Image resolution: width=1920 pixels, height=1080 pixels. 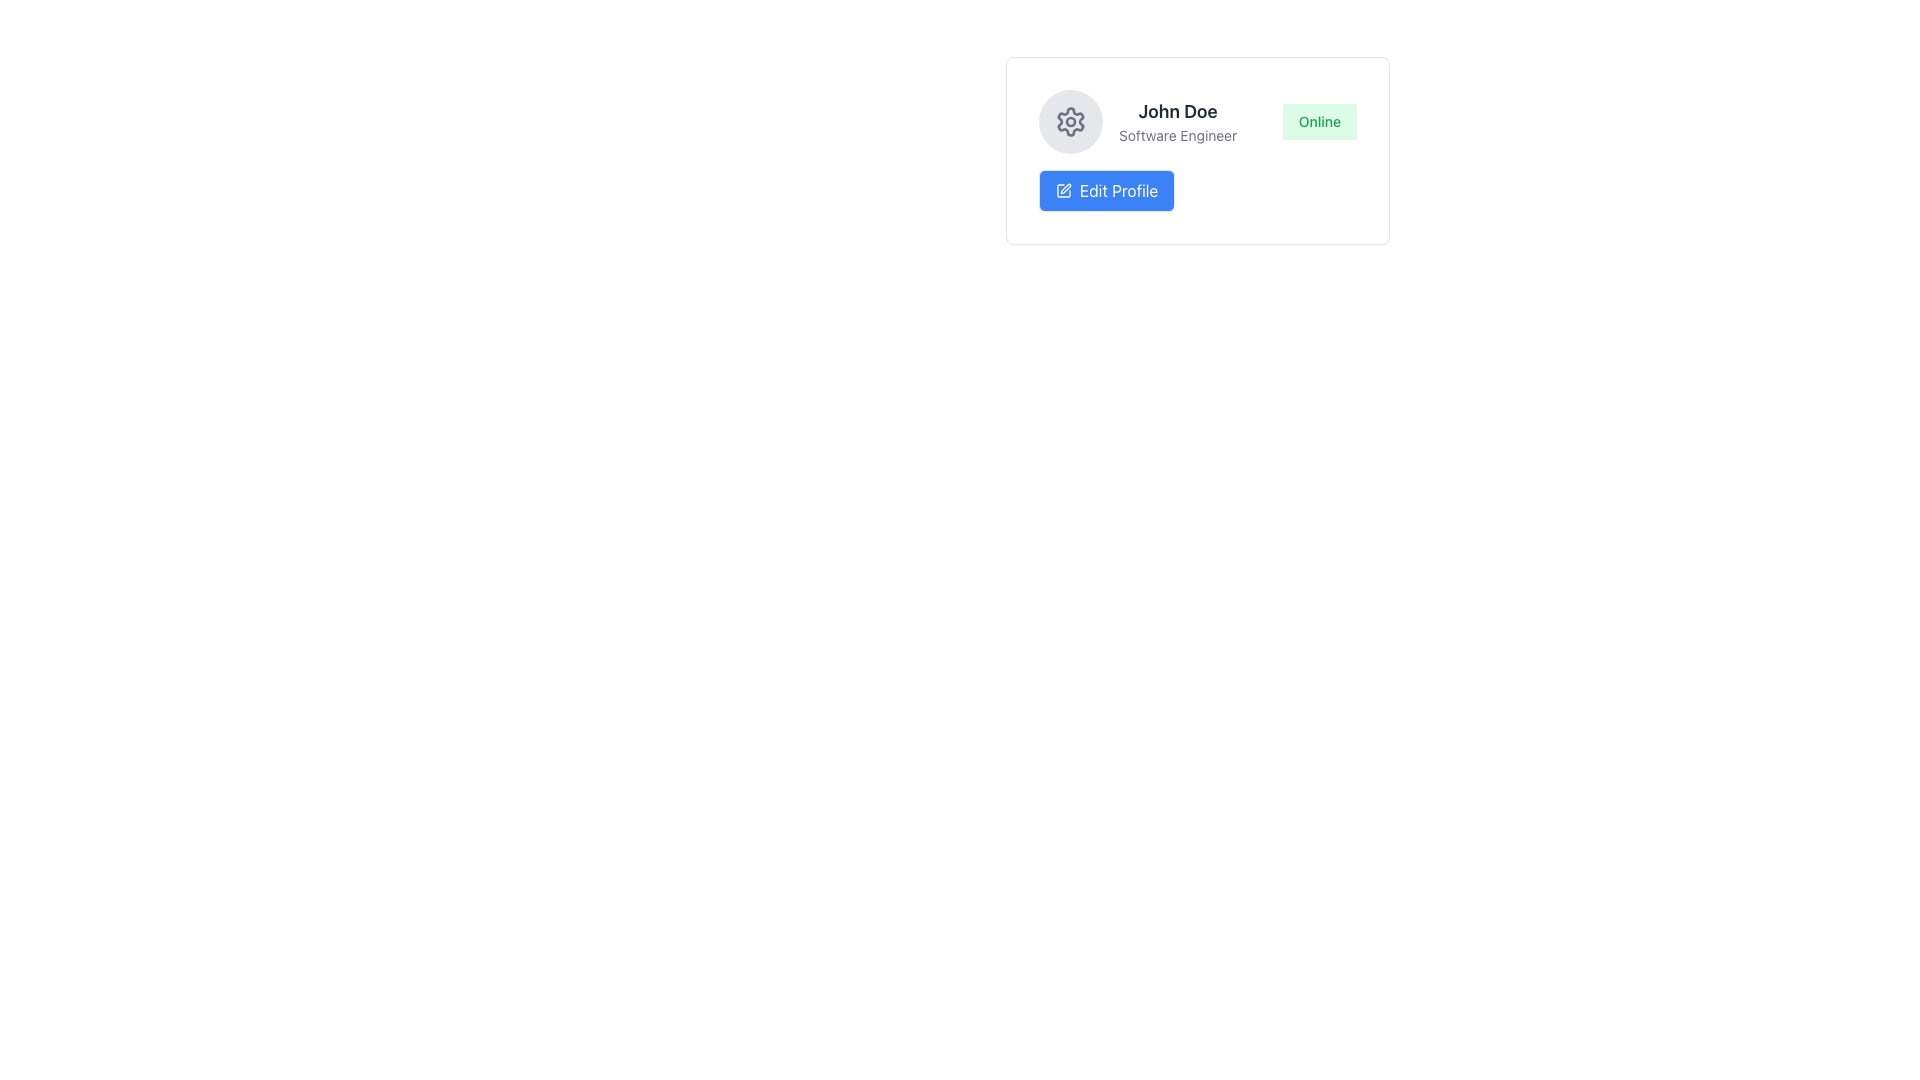 What do you see at coordinates (1069, 122) in the screenshot?
I see `the settings icon located centrally within the circular area of the user profile component` at bounding box center [1069, 122].